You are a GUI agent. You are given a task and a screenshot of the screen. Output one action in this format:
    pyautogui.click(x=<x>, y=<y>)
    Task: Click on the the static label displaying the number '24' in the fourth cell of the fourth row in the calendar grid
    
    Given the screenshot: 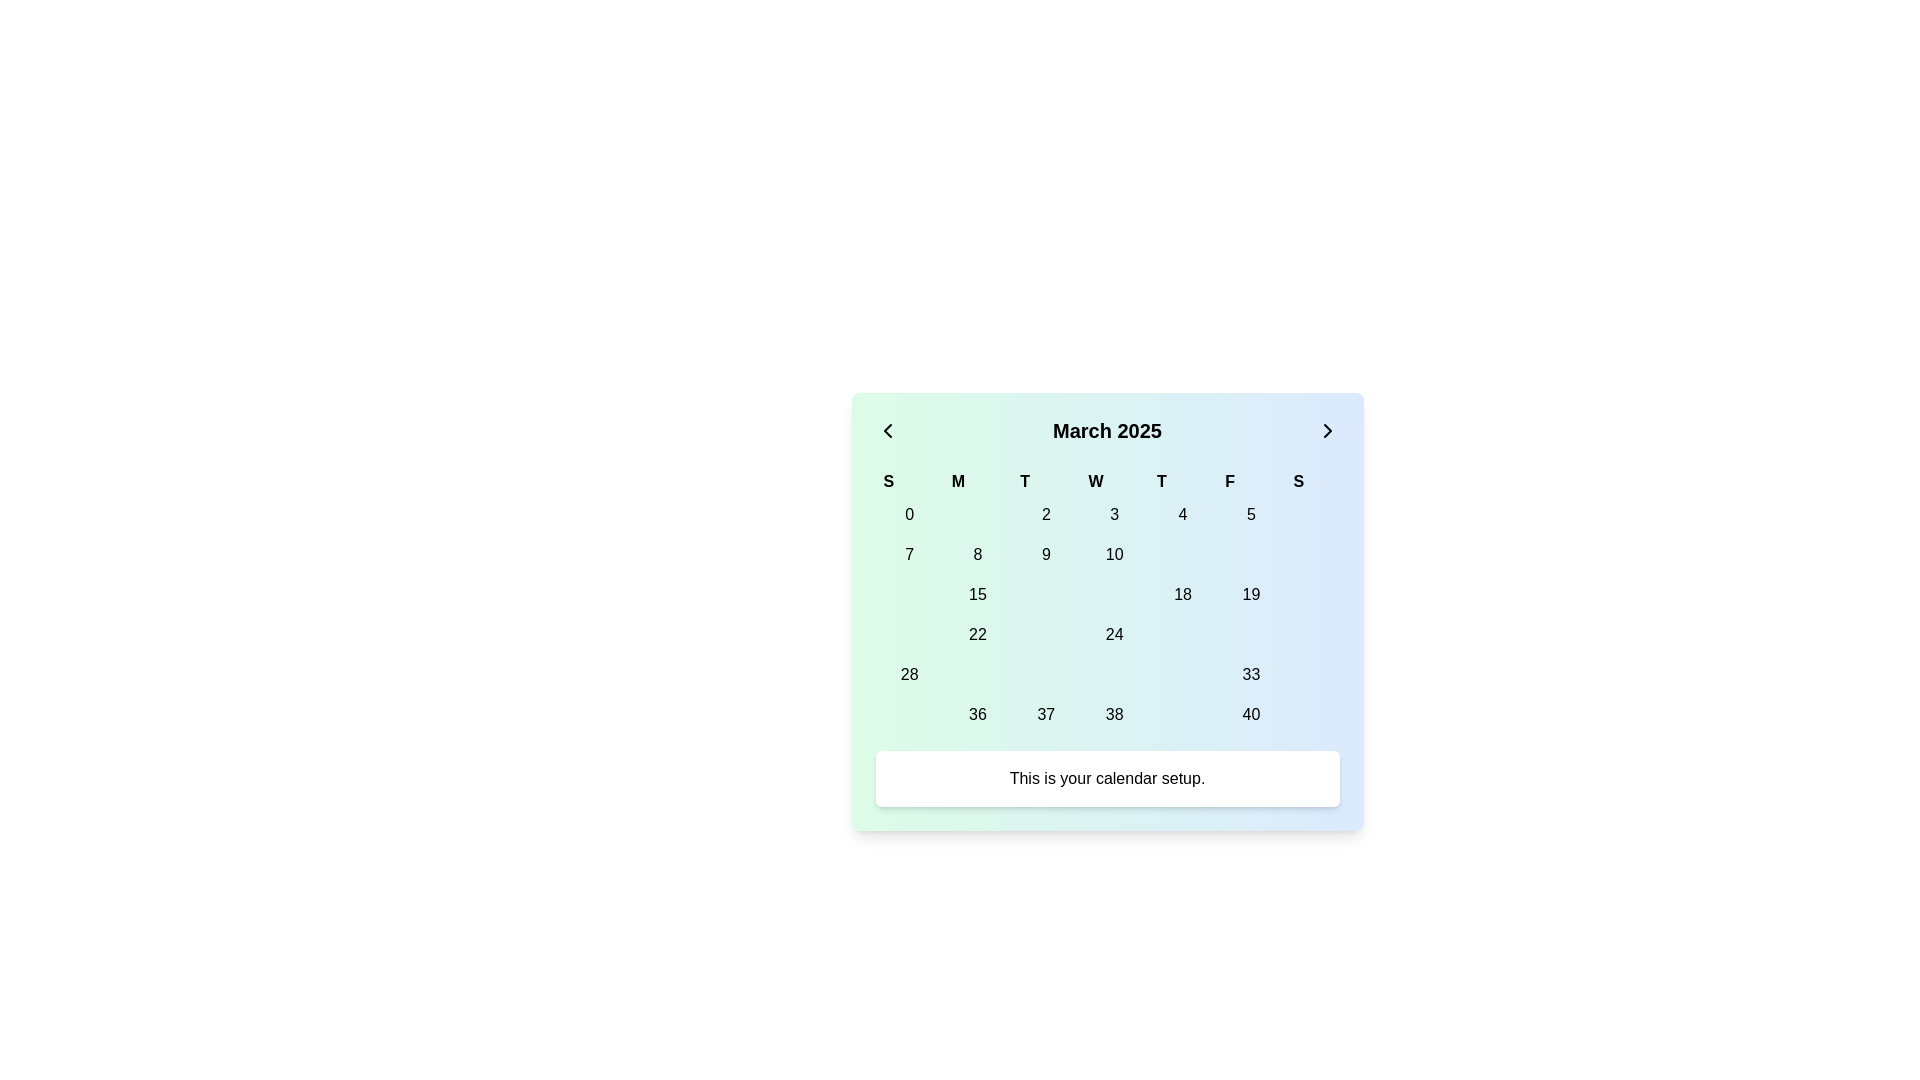 What is the action you would take?
    pyautogui.click(x=1113, y=635)
    